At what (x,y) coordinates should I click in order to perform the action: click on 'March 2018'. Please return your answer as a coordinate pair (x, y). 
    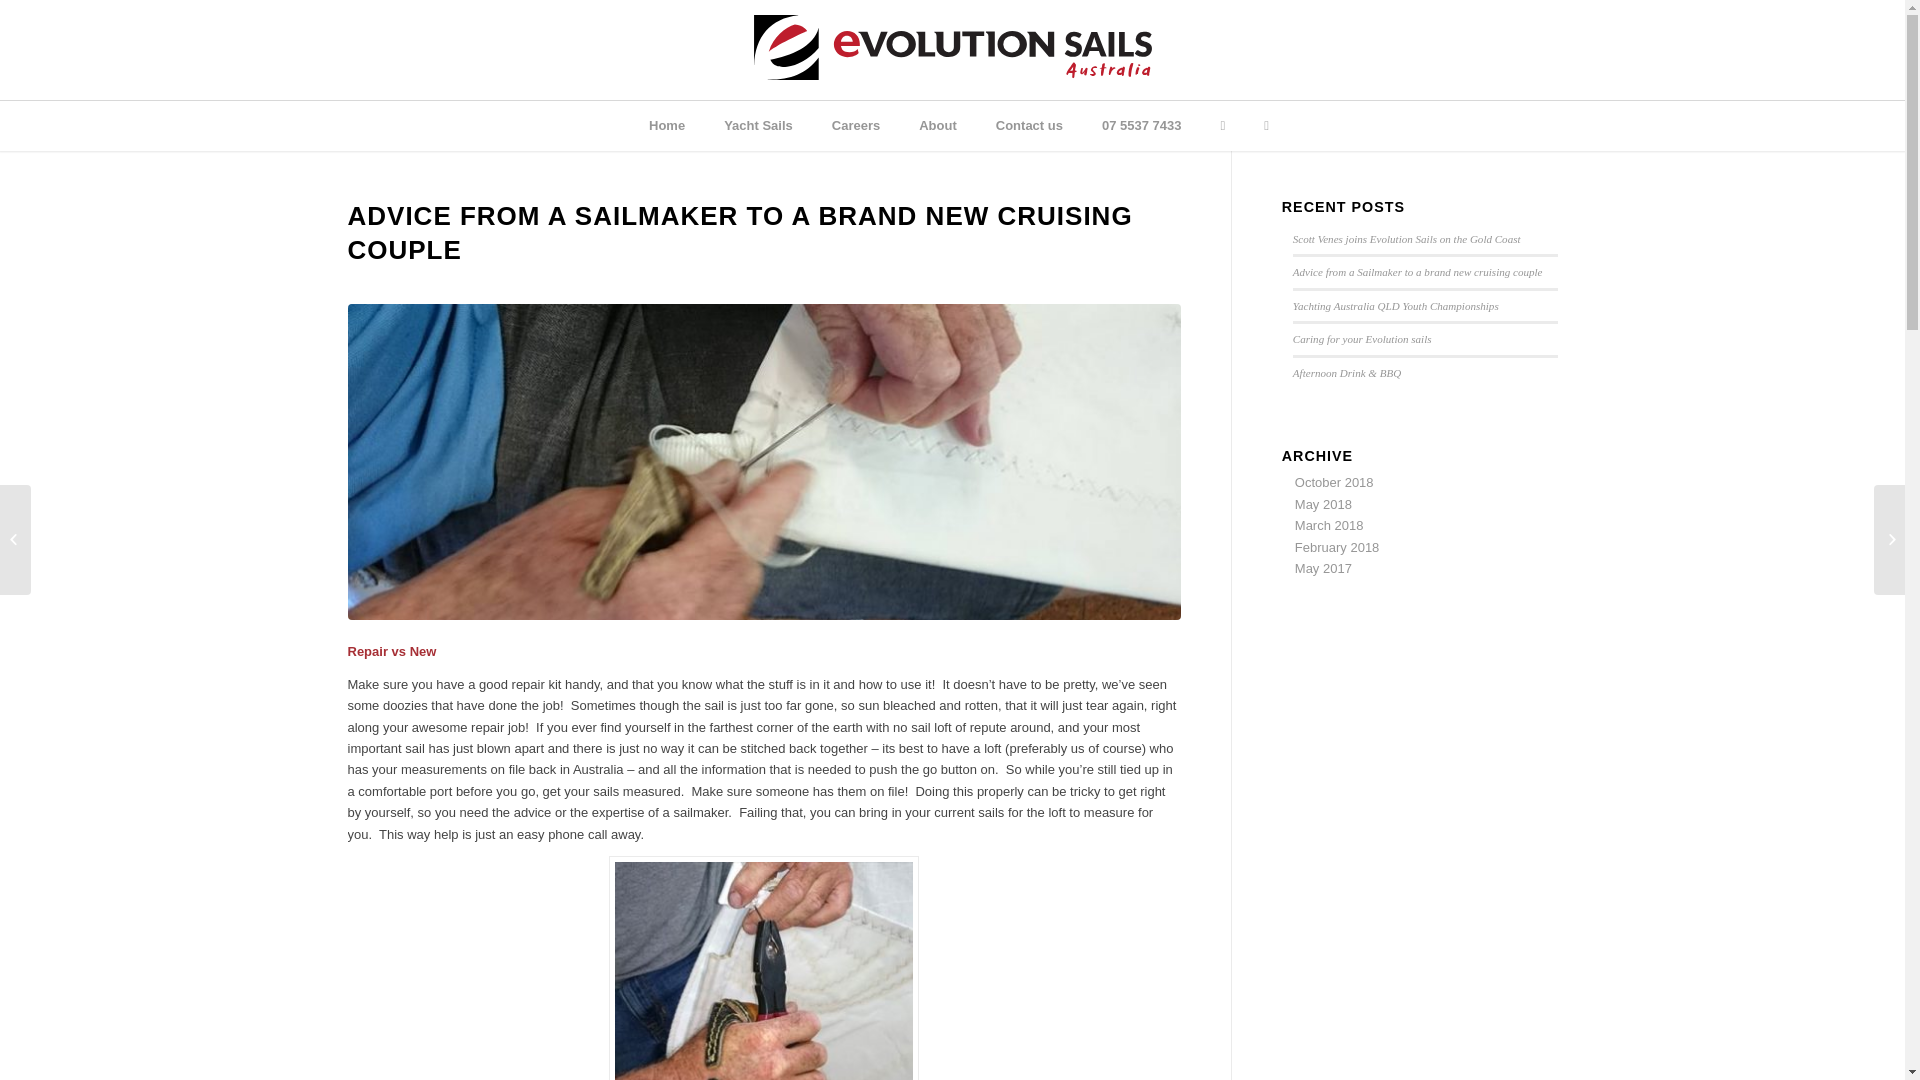
    Looking at the image, I should click on (1295, 524).